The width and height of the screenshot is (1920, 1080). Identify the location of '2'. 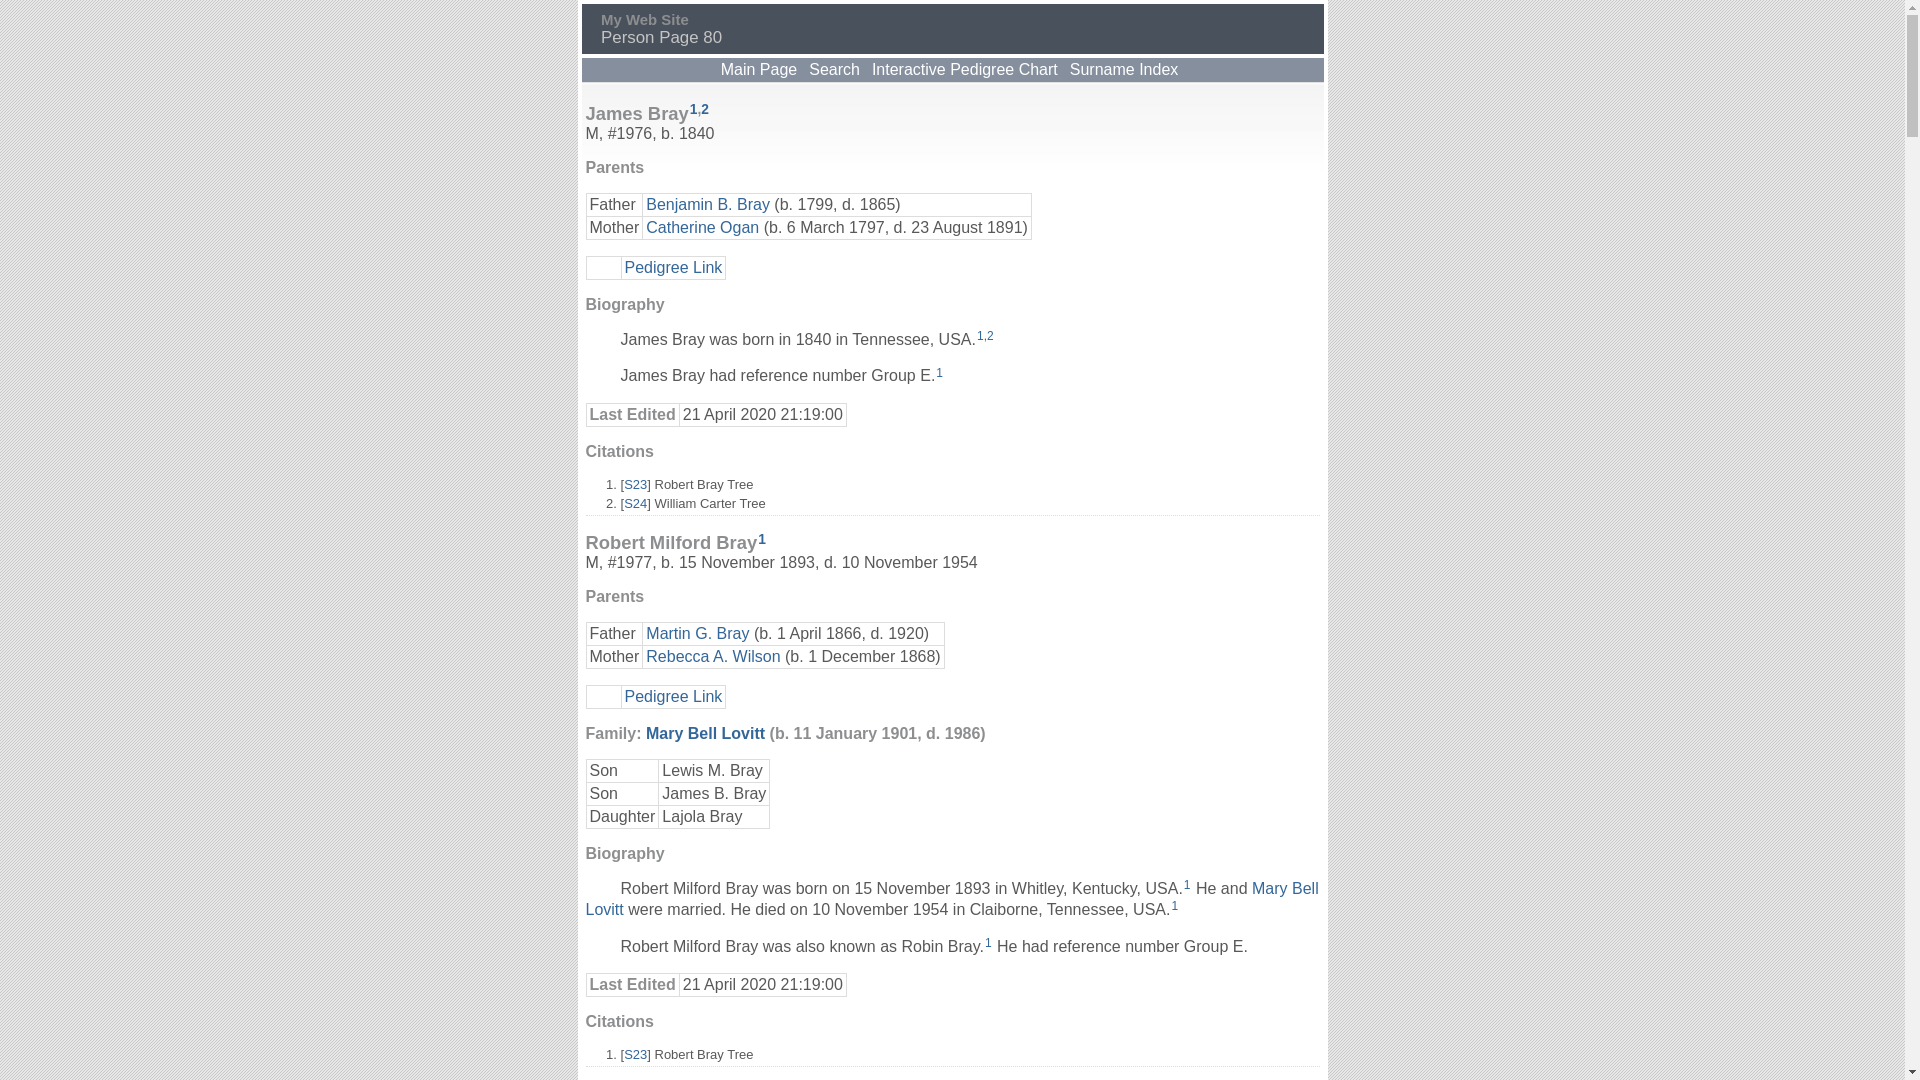
(705, 109).